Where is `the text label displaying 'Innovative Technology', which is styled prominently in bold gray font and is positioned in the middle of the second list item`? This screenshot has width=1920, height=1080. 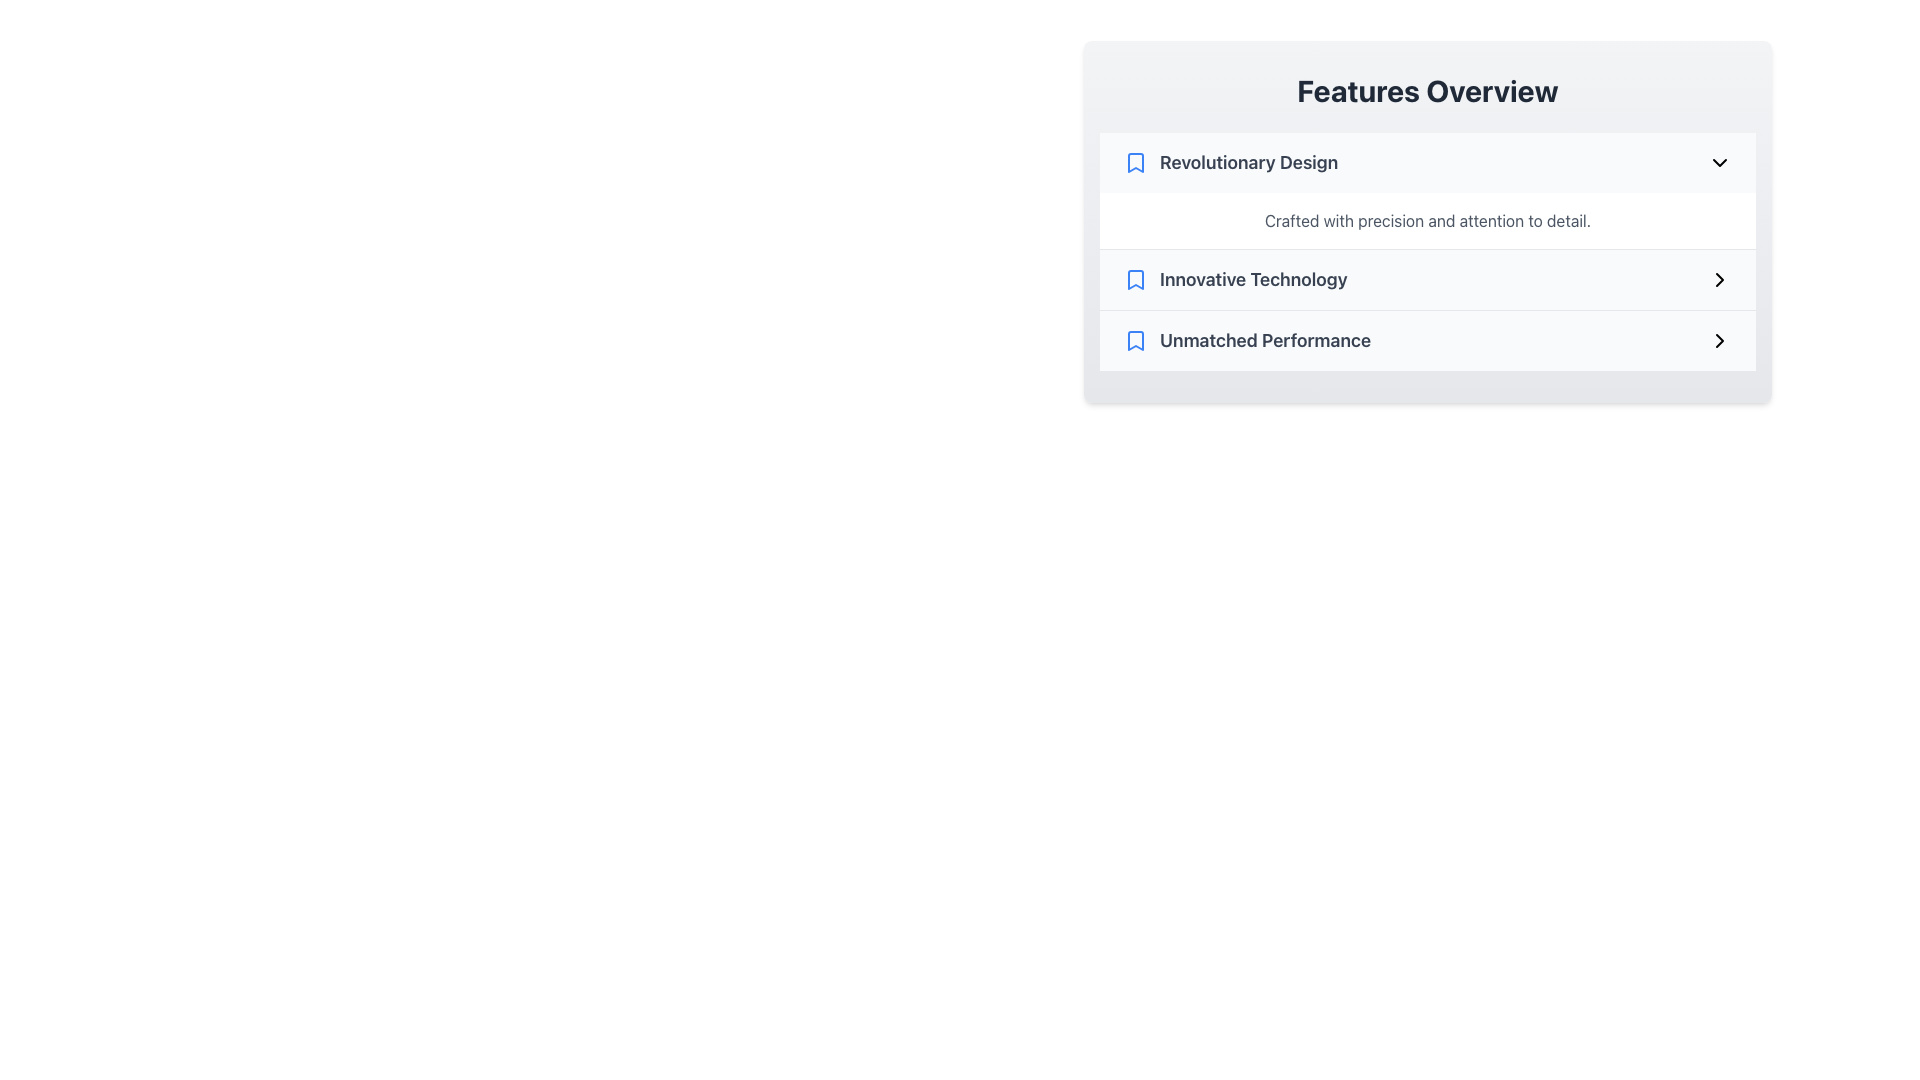
the text label displaying 'Innovative Technology', which is styled prominently in bold gray font and is positioned in the middle of the second list item is located at coordinates (1252, 280).